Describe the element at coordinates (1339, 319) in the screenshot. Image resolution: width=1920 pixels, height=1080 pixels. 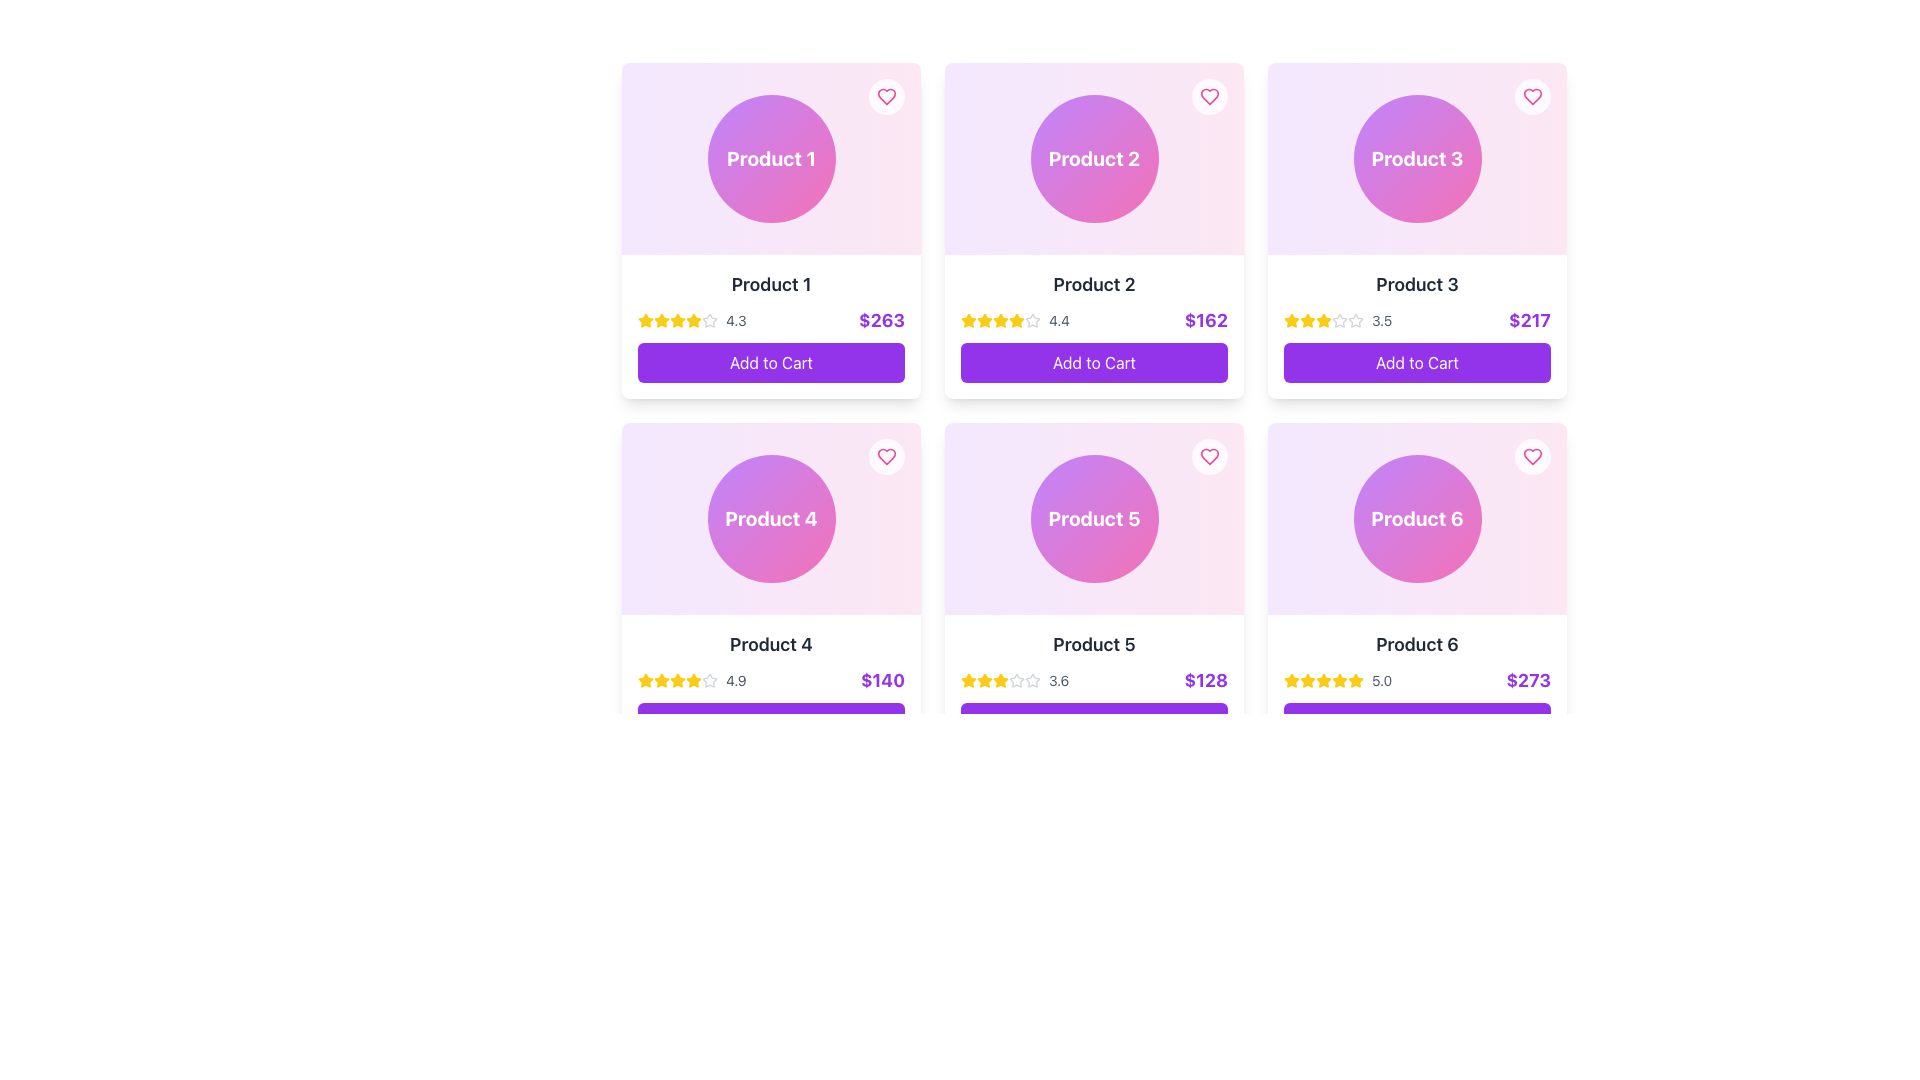
I see `the state of the gray outlined star icon, which is the sixth in a horizontal row of stars under 'Product 3' in the second card of the top row` at that location.